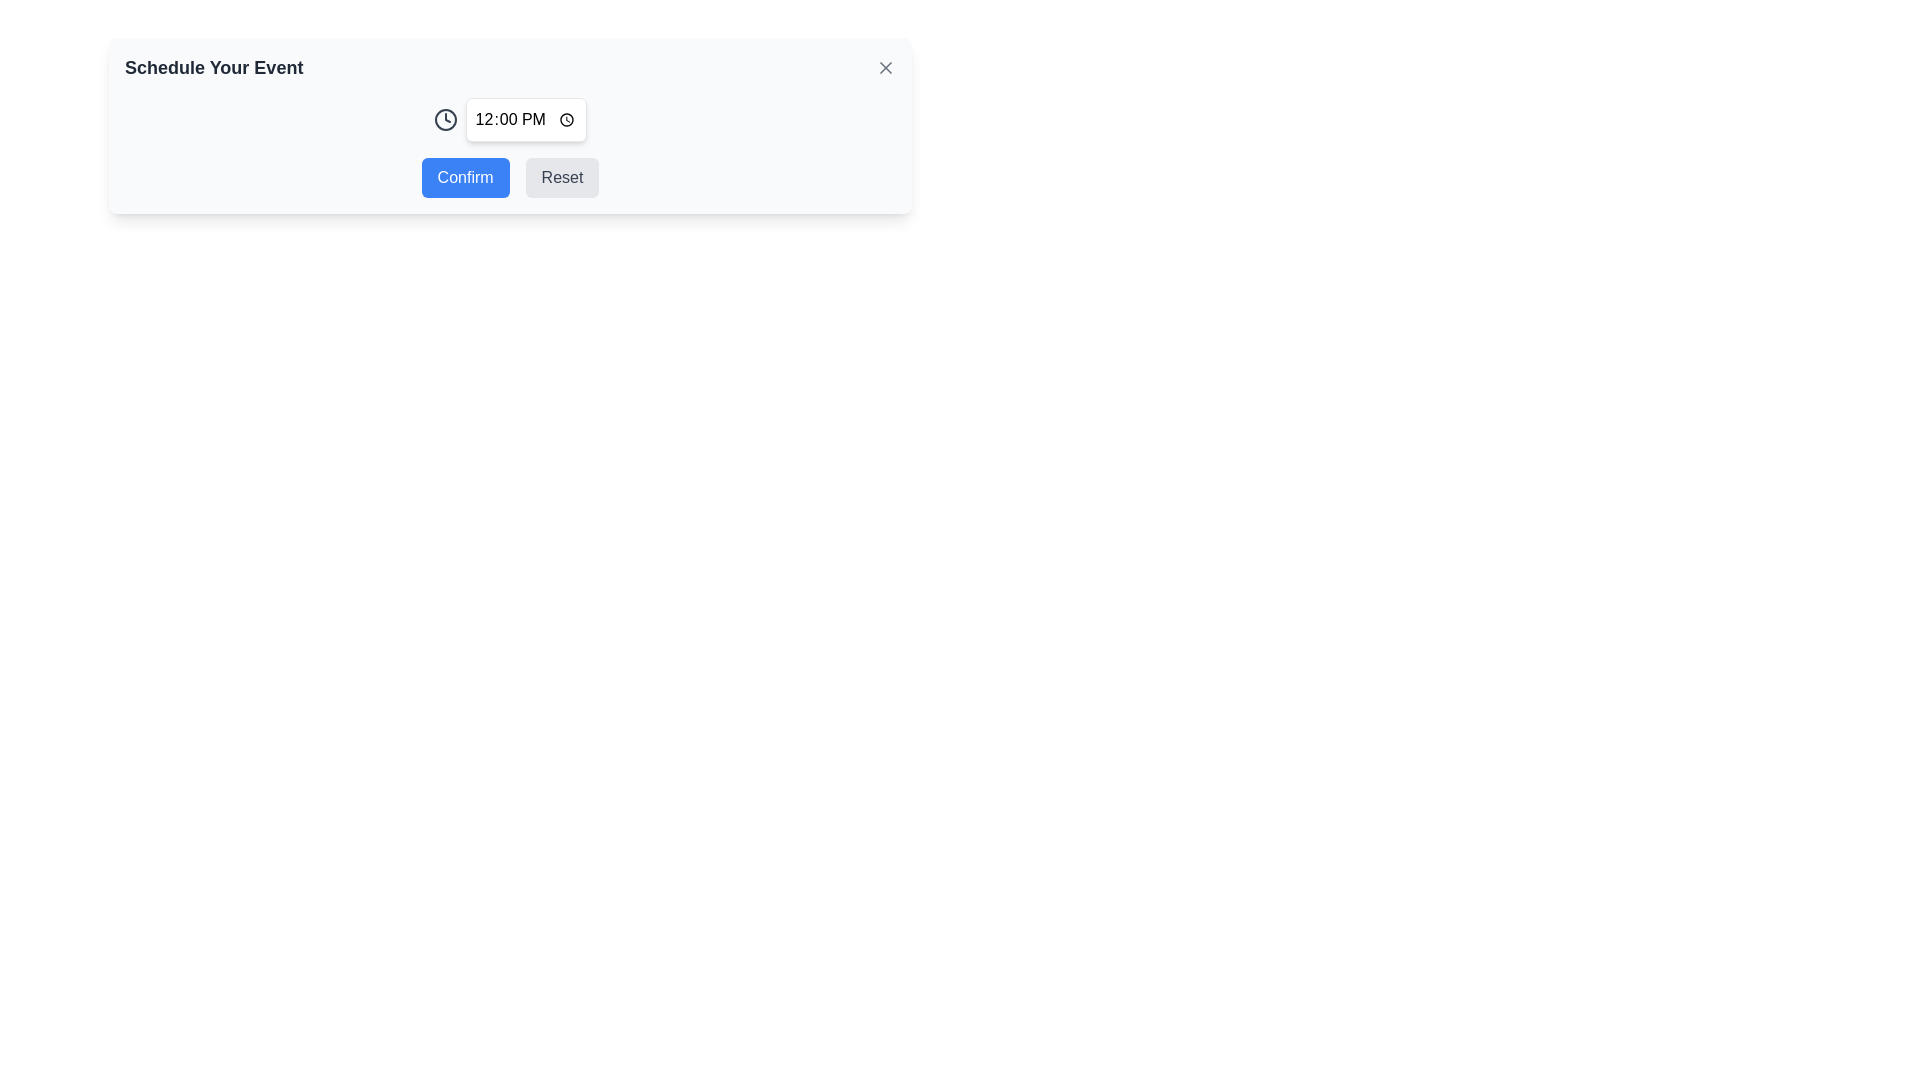 This screenshot has width=1920, height=1080. I want to click on the 'Reset' button, which is a rectangular button with a light gray background and dark gray text, located to the right of the 'Confirm' button, so click(561, 176).